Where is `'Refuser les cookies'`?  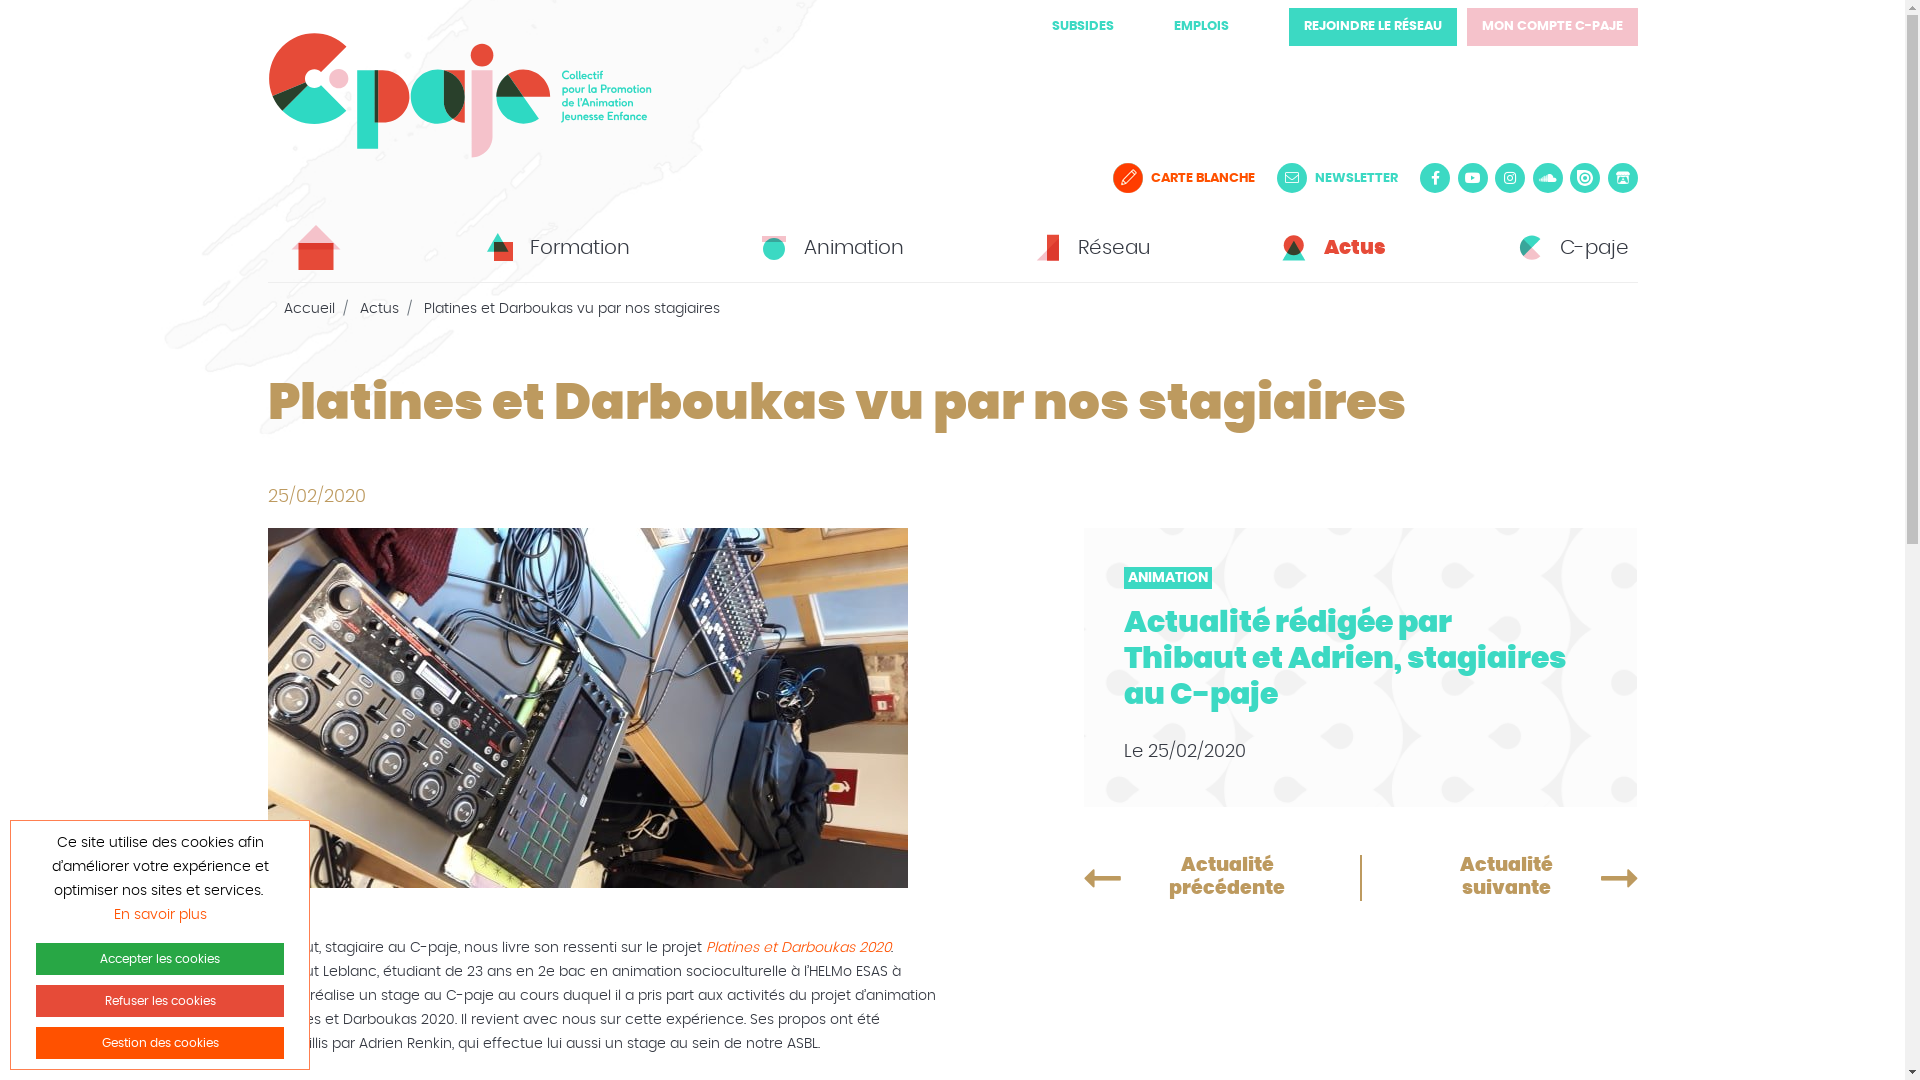
'Refuser les cookies' is located at coordinates (158, 1001).